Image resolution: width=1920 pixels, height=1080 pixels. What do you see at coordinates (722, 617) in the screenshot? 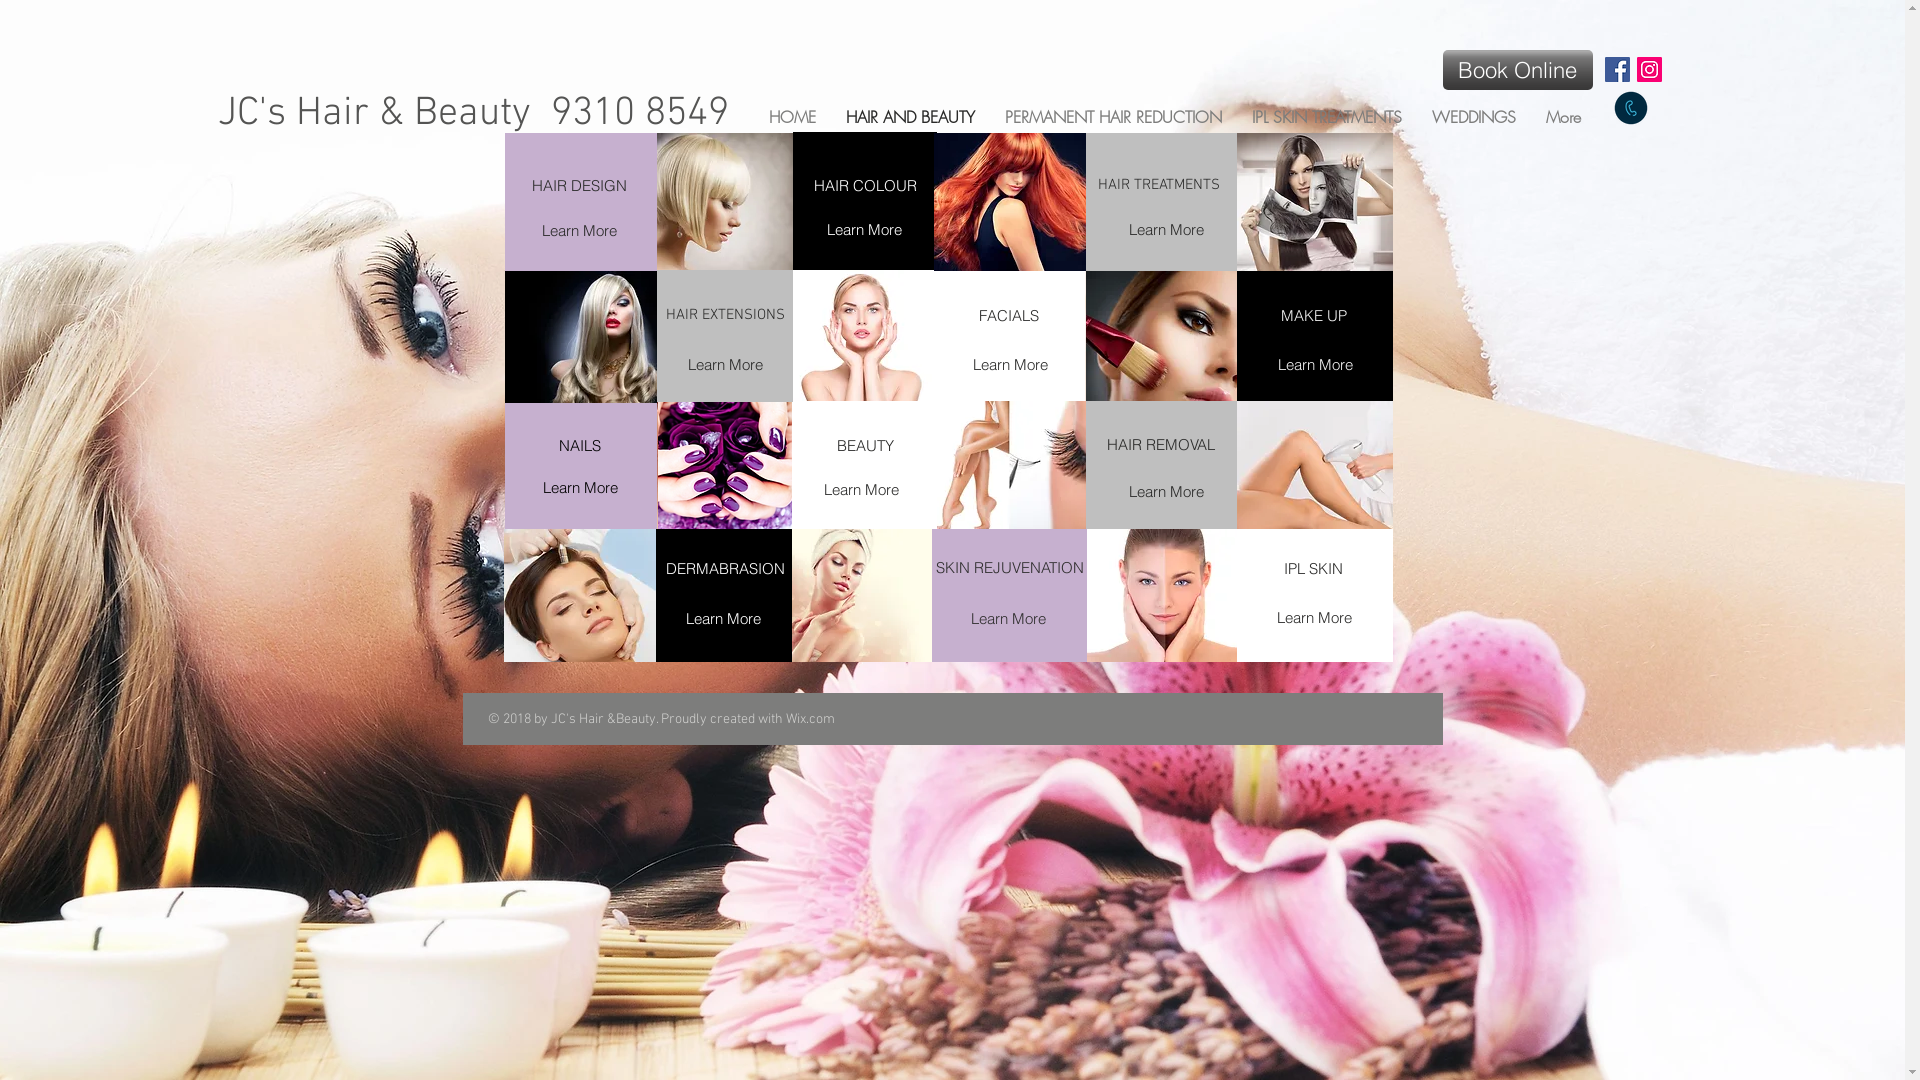
I see `'Learn More'` at bounding box center [722, 617].